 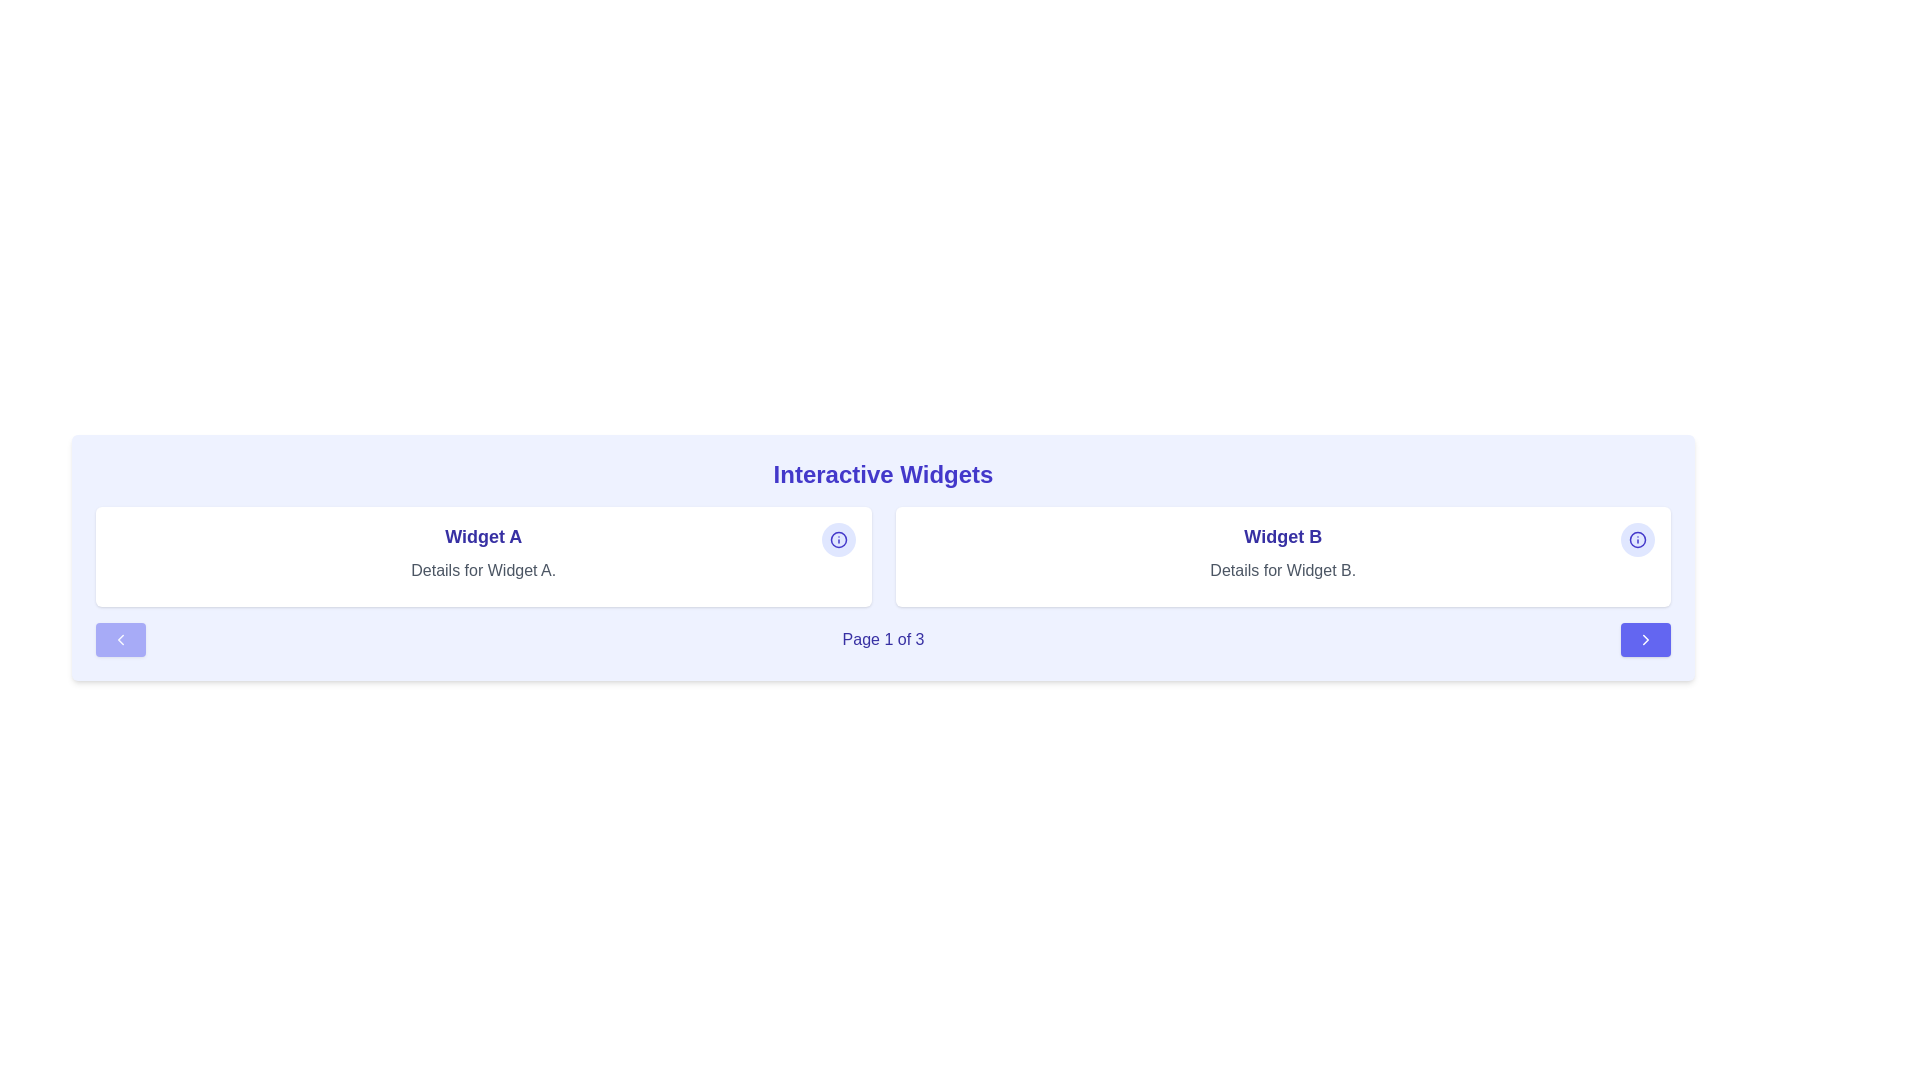 I want to click on the text label that indicates the current page number and total available pages, located in the navigation bar's central segment between navigation buttons, so click(x=882, y=640).